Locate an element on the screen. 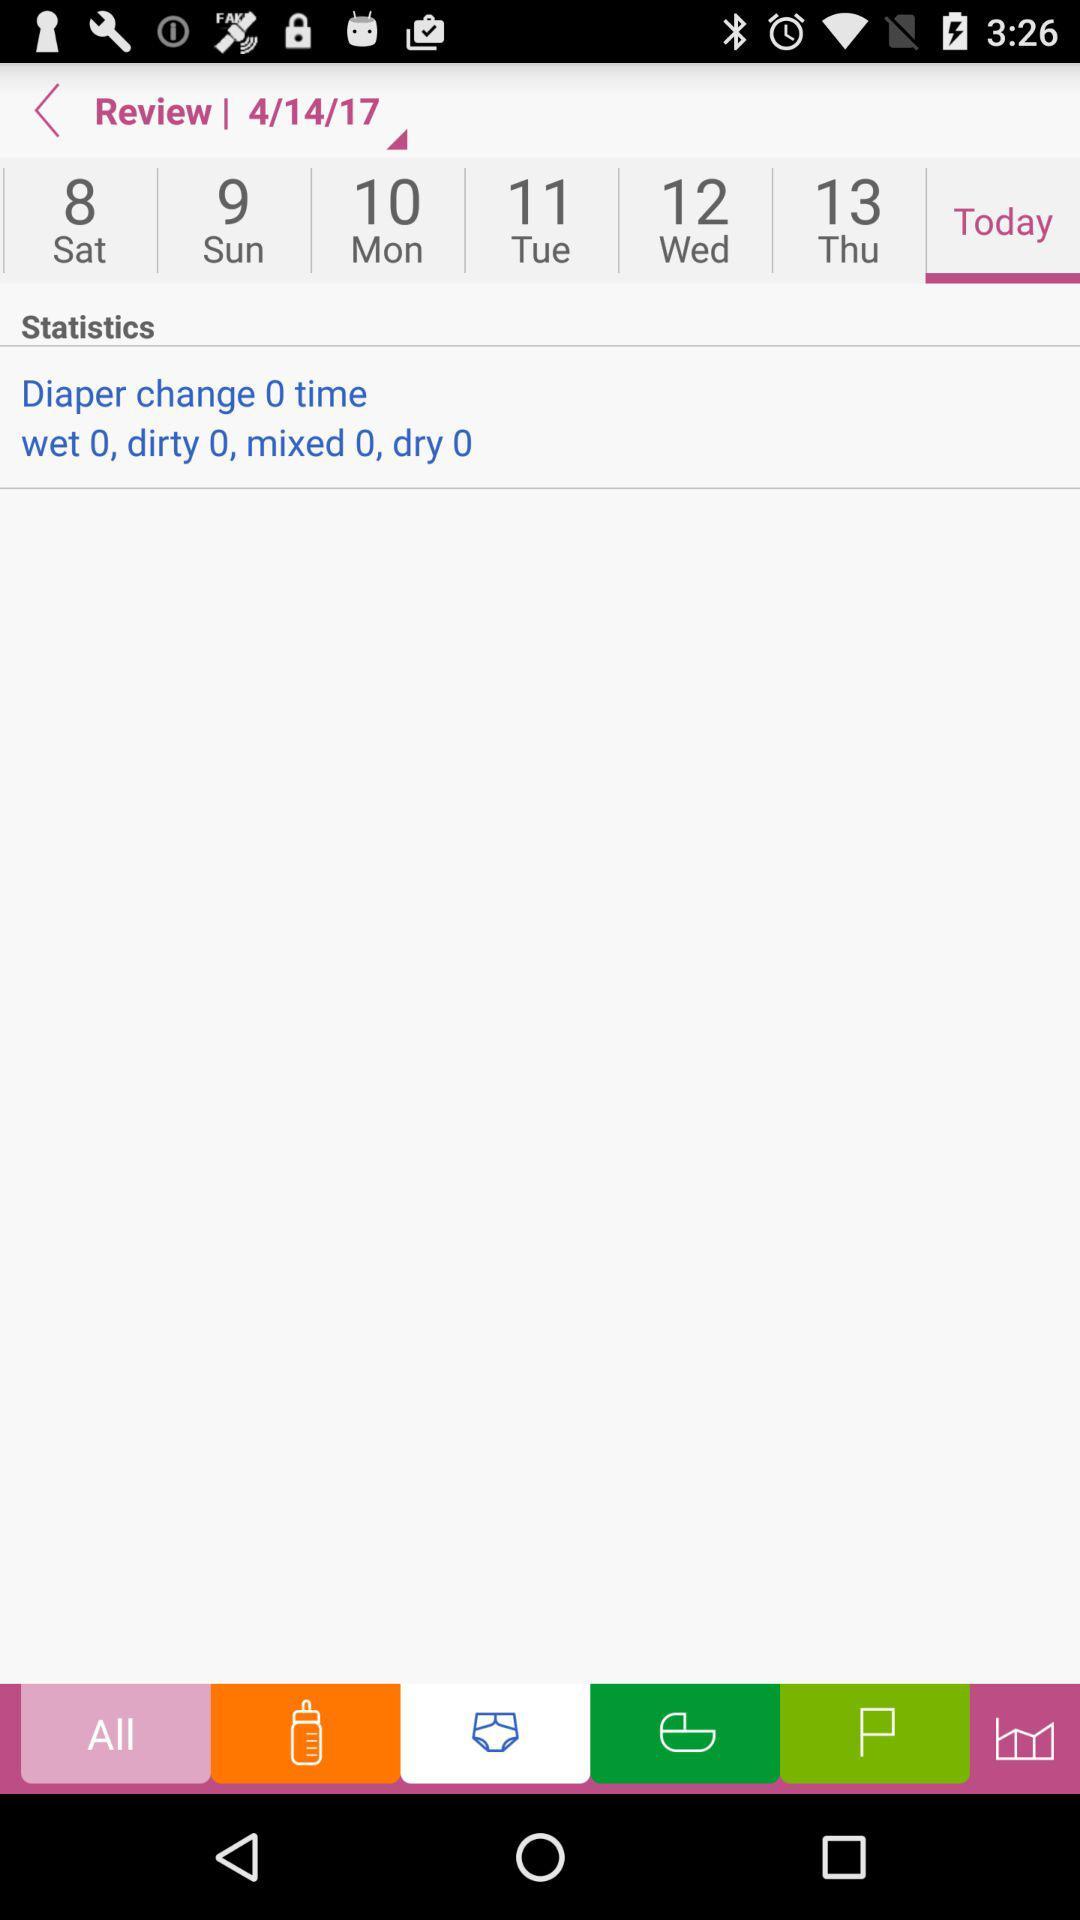  item to the right of the 10 icon is located at coordinates (541, 220).